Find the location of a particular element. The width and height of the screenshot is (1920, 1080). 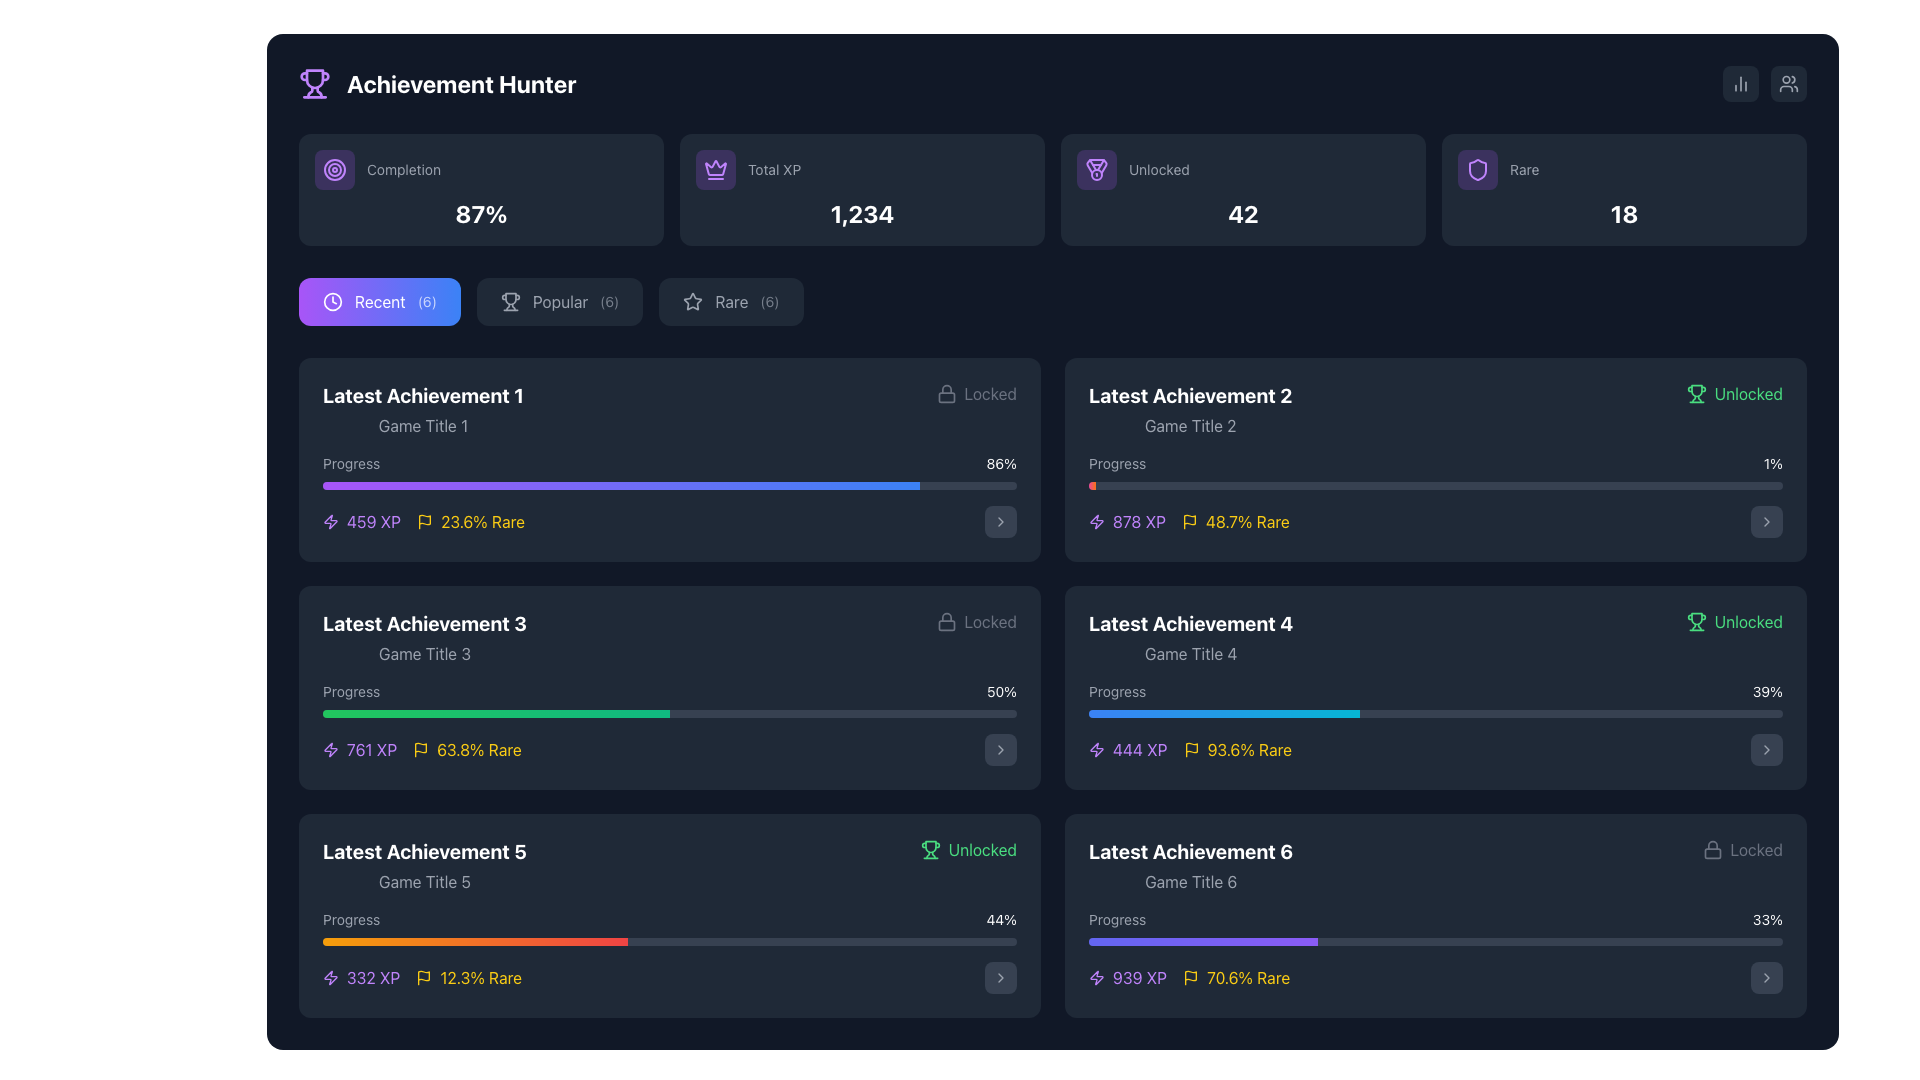

the 'Progress' text label in gray font color located in the 'Latest Achievement 6' section at the bottom-right of the interface is located at coordinates (1116, 920).